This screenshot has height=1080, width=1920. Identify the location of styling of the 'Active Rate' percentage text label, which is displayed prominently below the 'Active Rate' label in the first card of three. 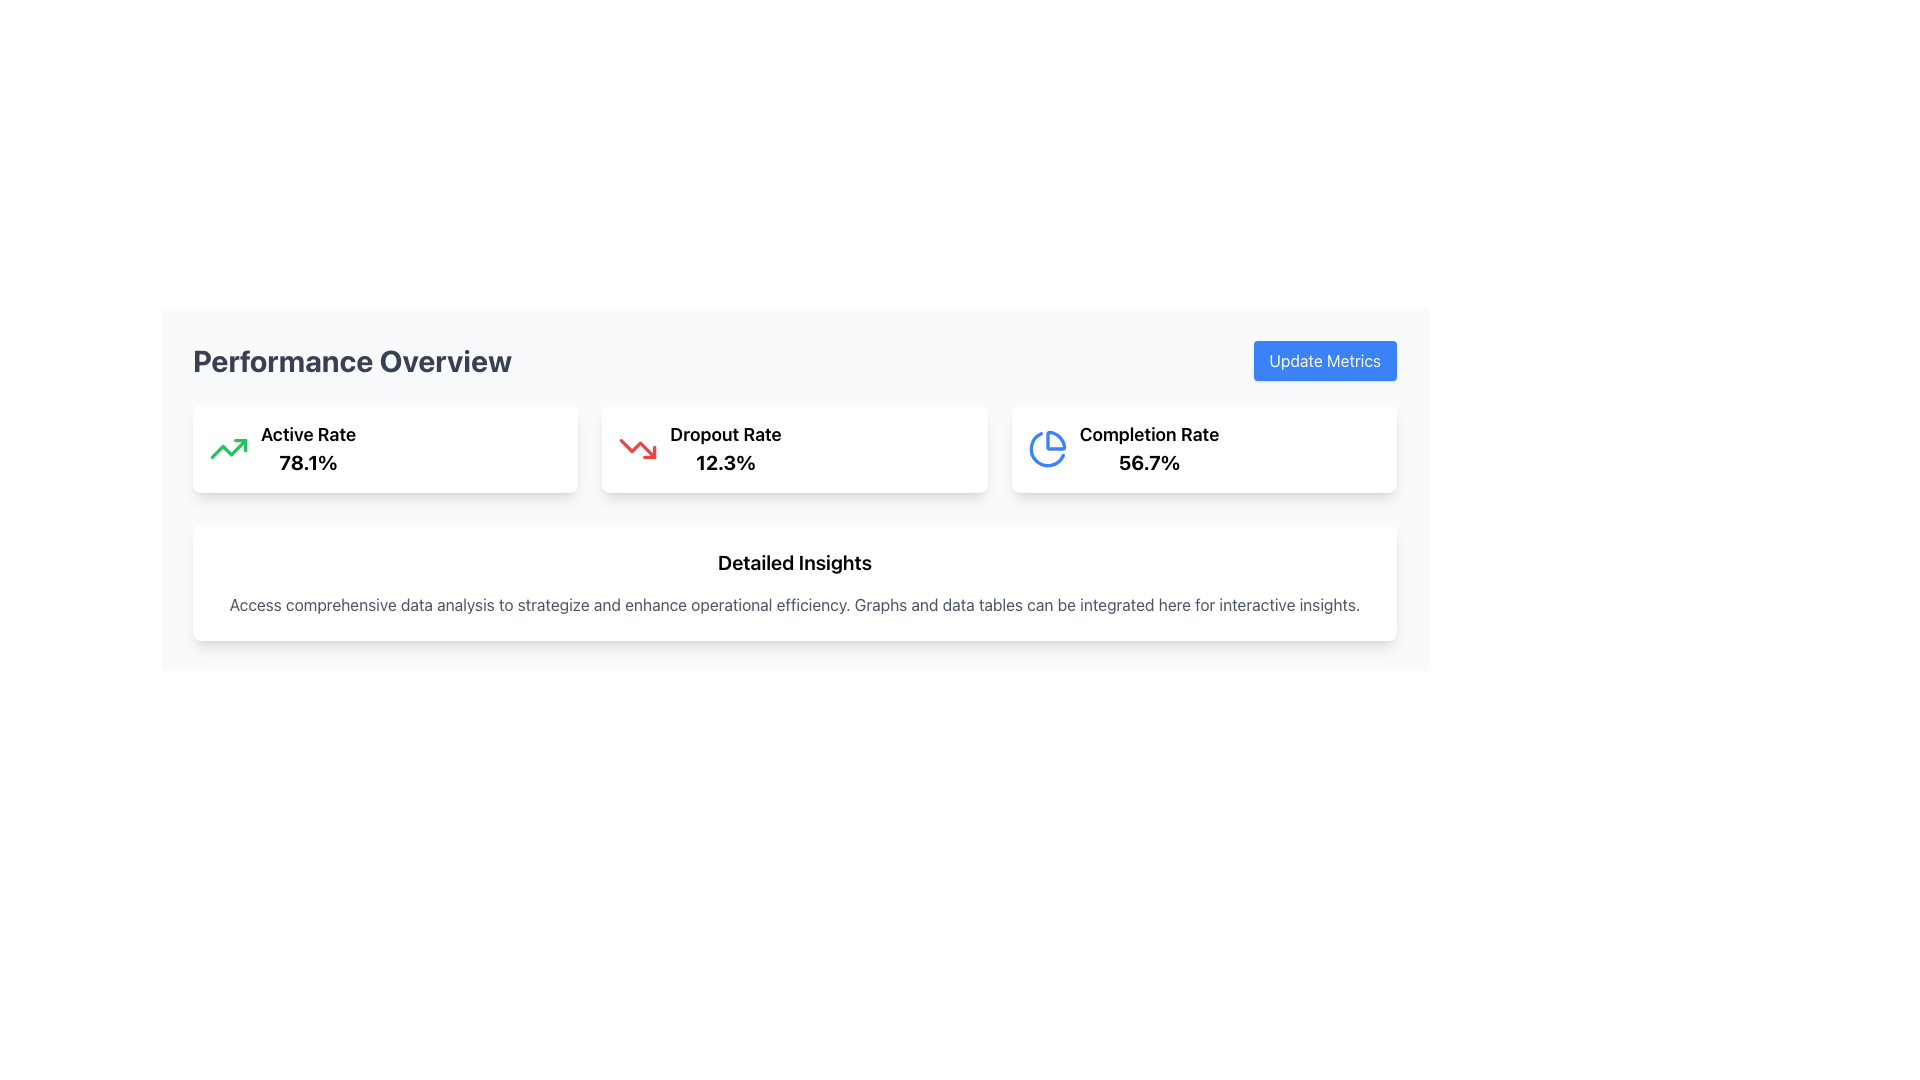
(307, 462).